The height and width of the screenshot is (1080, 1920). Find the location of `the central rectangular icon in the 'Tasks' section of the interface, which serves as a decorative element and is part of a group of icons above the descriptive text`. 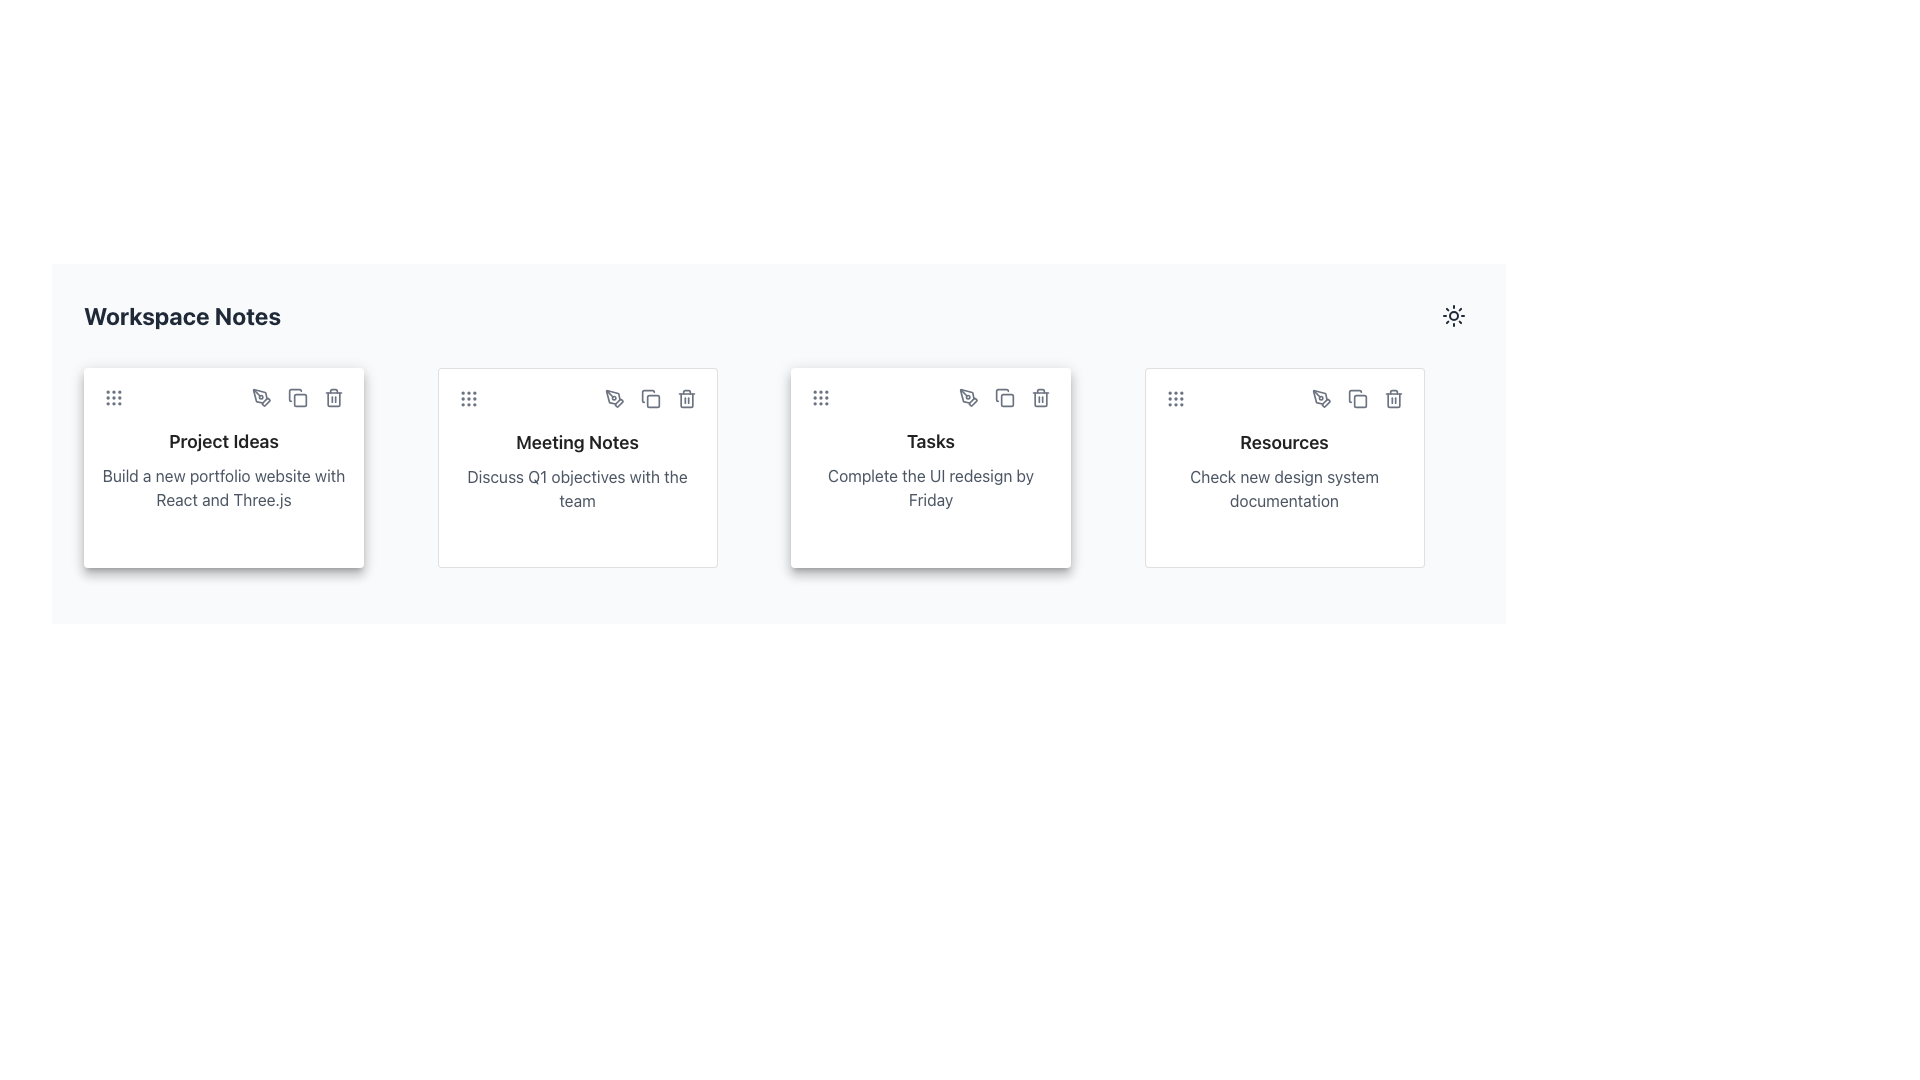

the central rectangular icon in the 'Tasks' section of the interface, which serves as a decorative element and is part of a group of icons above the descriptive text is located at coordinates (1007, 400).